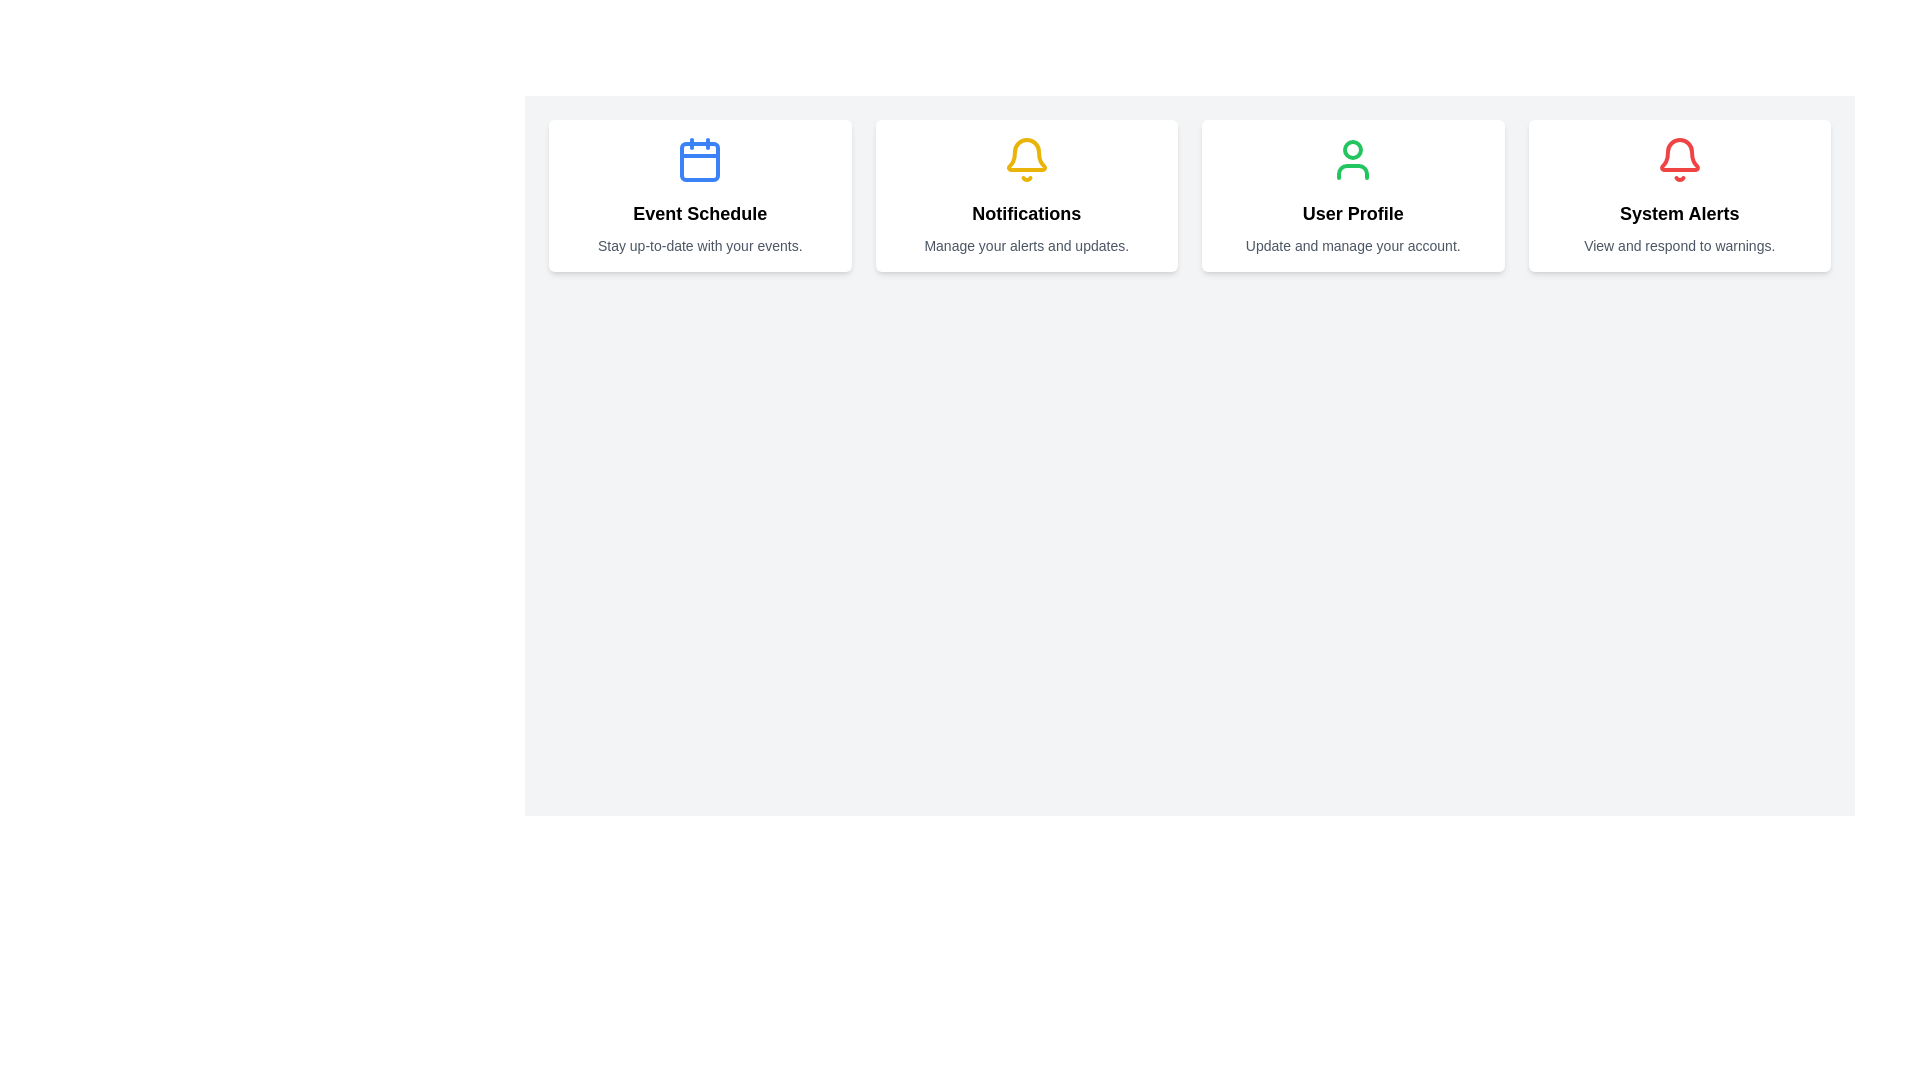 The width and height of the screenshot is (1920, 1080). Describe the element at coordinates (1679, 153) in the screenshot. I see `the notification alert icon located inside the red bell icon on the rightmost card labeled 'System Alerts' in the top row of the interface` at that location.